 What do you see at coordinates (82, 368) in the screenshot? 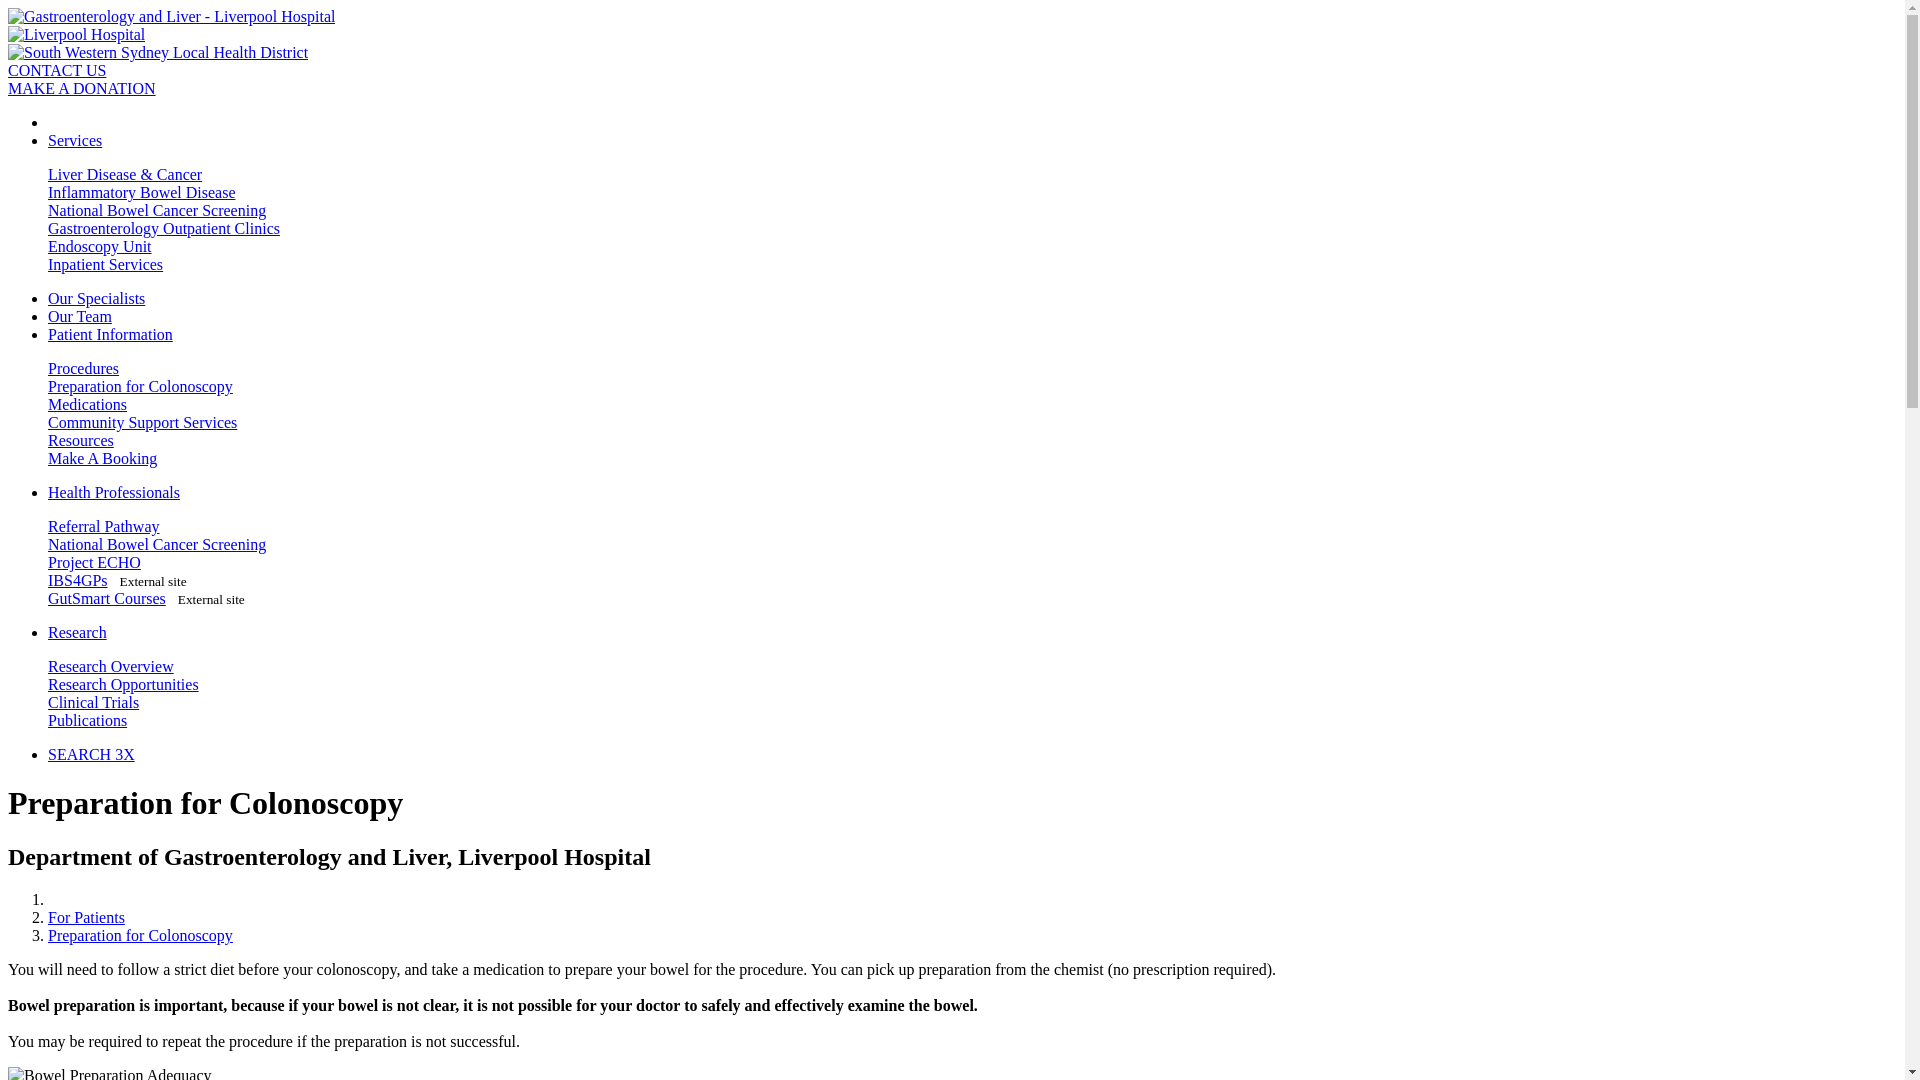
I see `'Procedures'` at bounding box center [82, 368].